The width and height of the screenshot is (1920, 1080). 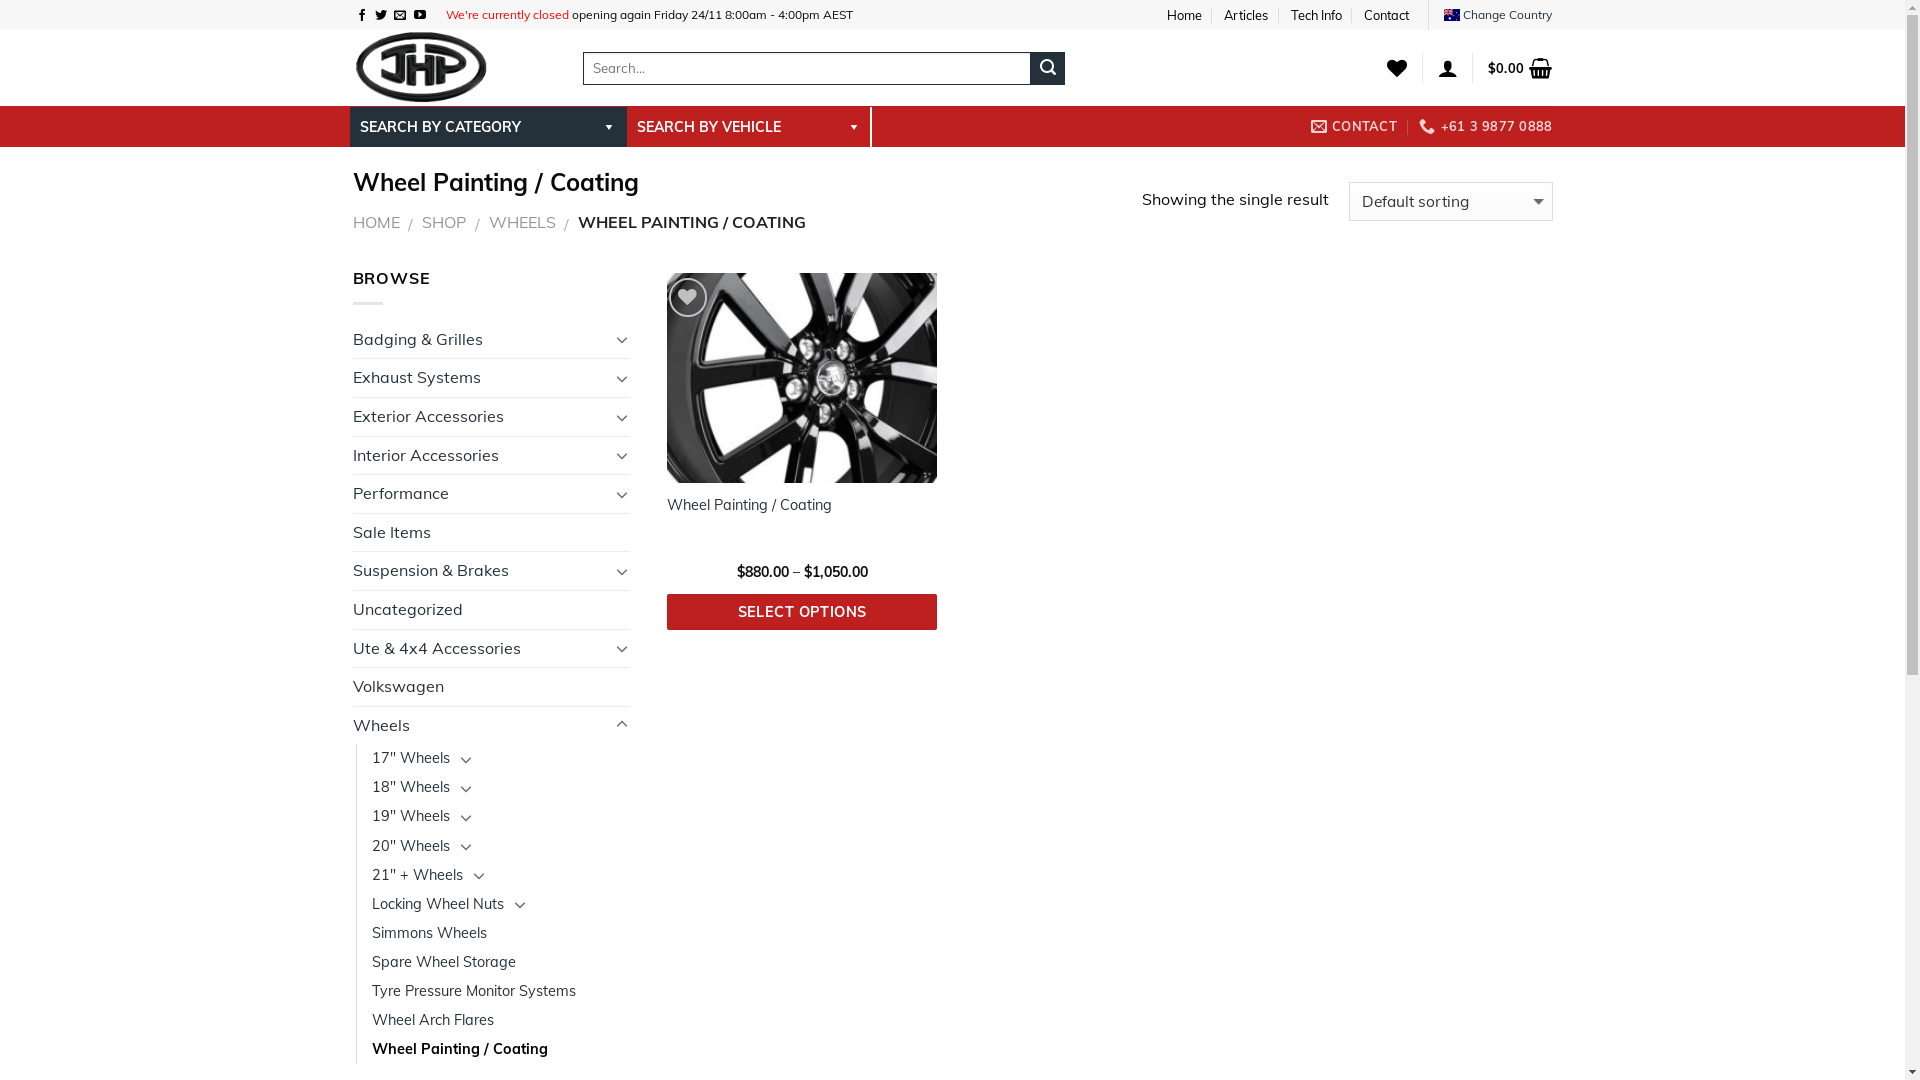 I want to click on 'SHOP', so click(x=443, y=222).